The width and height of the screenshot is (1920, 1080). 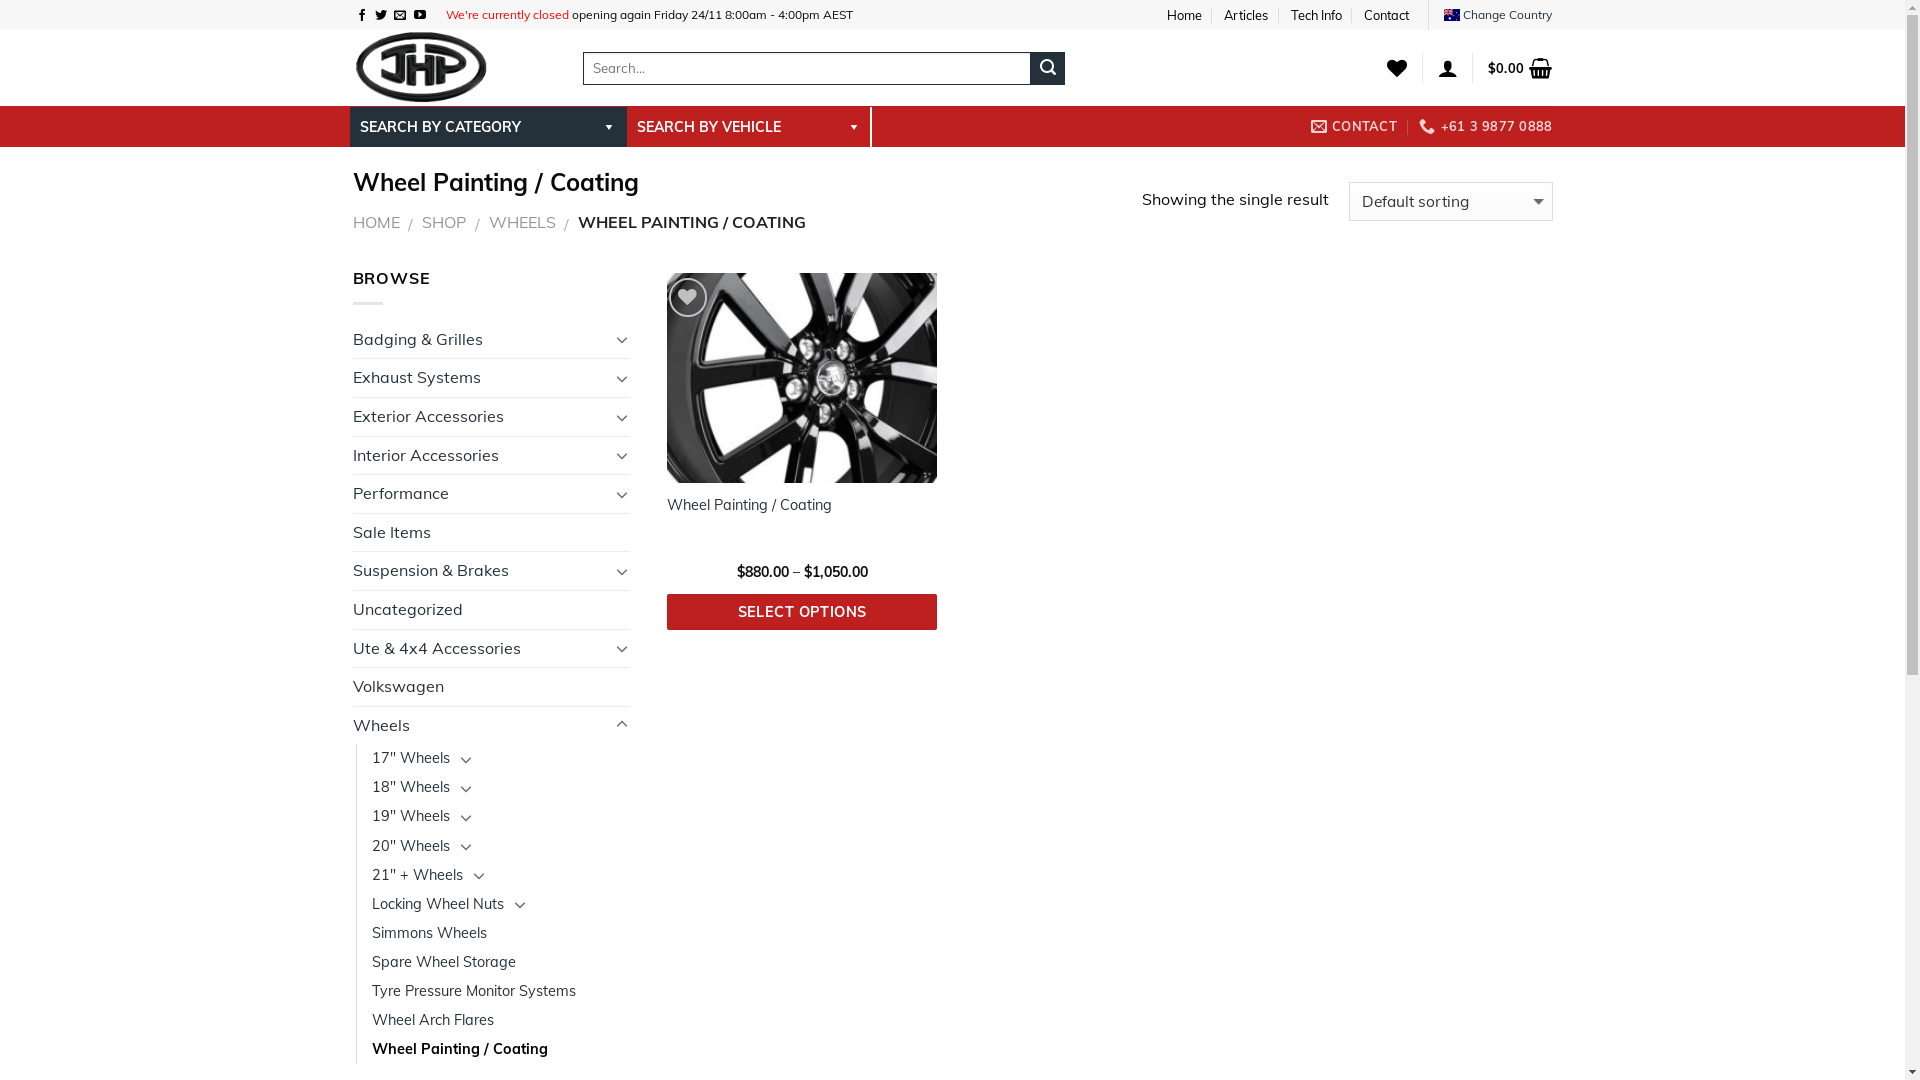 I want to click on 'SHOP', so click(x=443, y=222).